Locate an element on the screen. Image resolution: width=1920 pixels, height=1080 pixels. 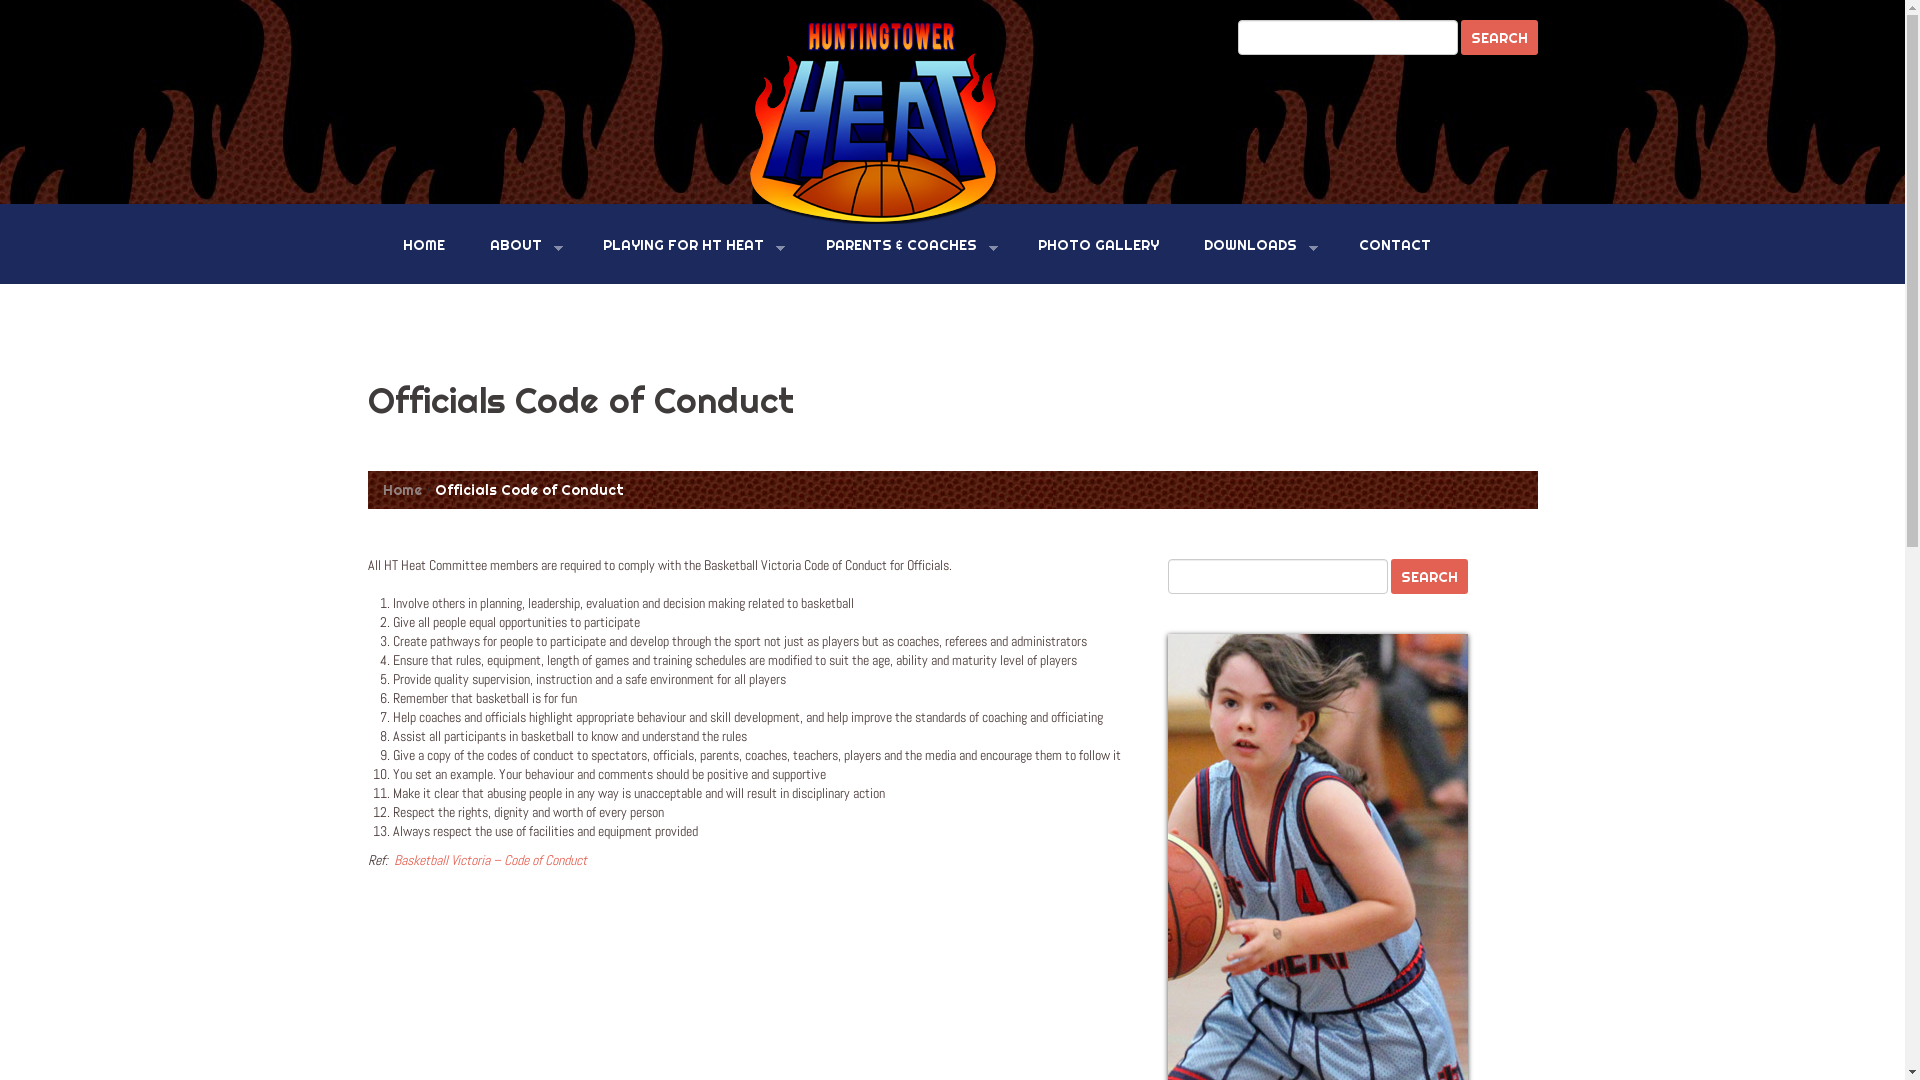
'Home' is located at coordinates (400, 489).